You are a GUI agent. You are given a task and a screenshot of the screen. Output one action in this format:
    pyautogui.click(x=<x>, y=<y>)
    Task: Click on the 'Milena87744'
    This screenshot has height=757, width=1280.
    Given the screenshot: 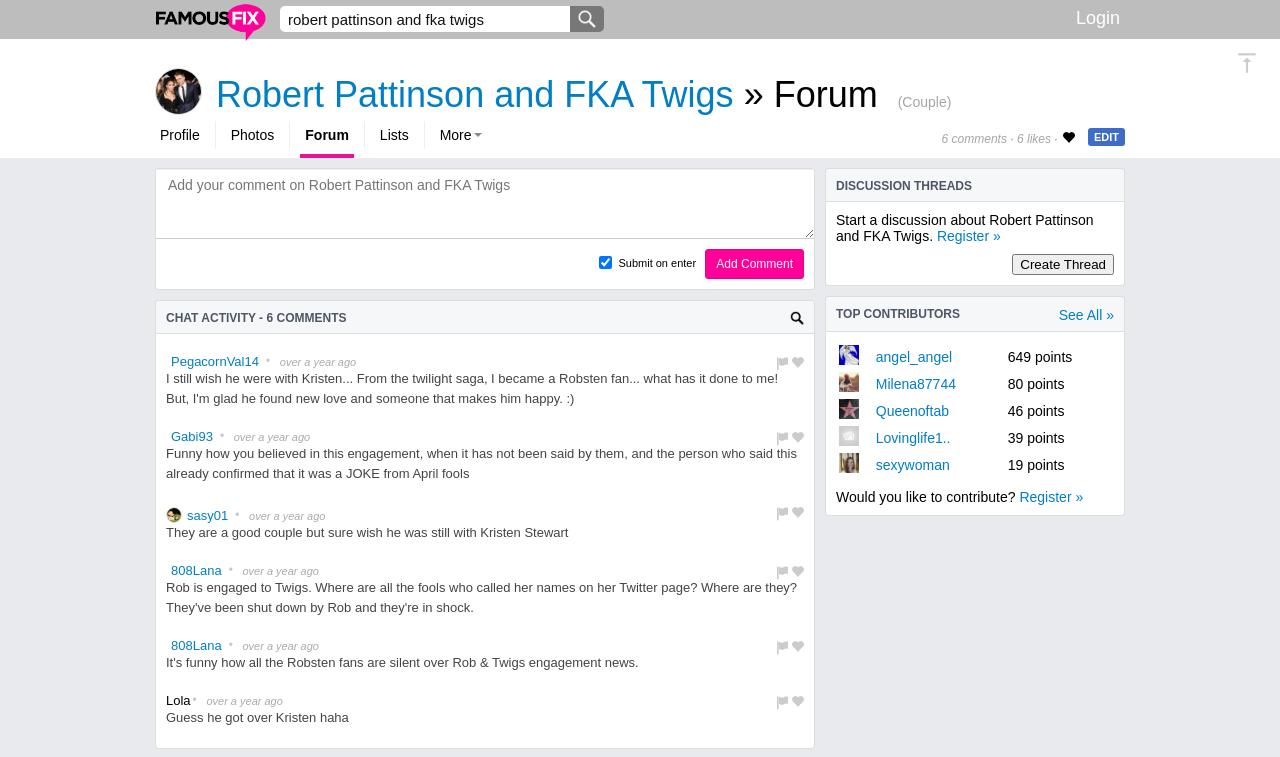 What is the action you would take?
    pyautogui.click(x=875, y=382)
    